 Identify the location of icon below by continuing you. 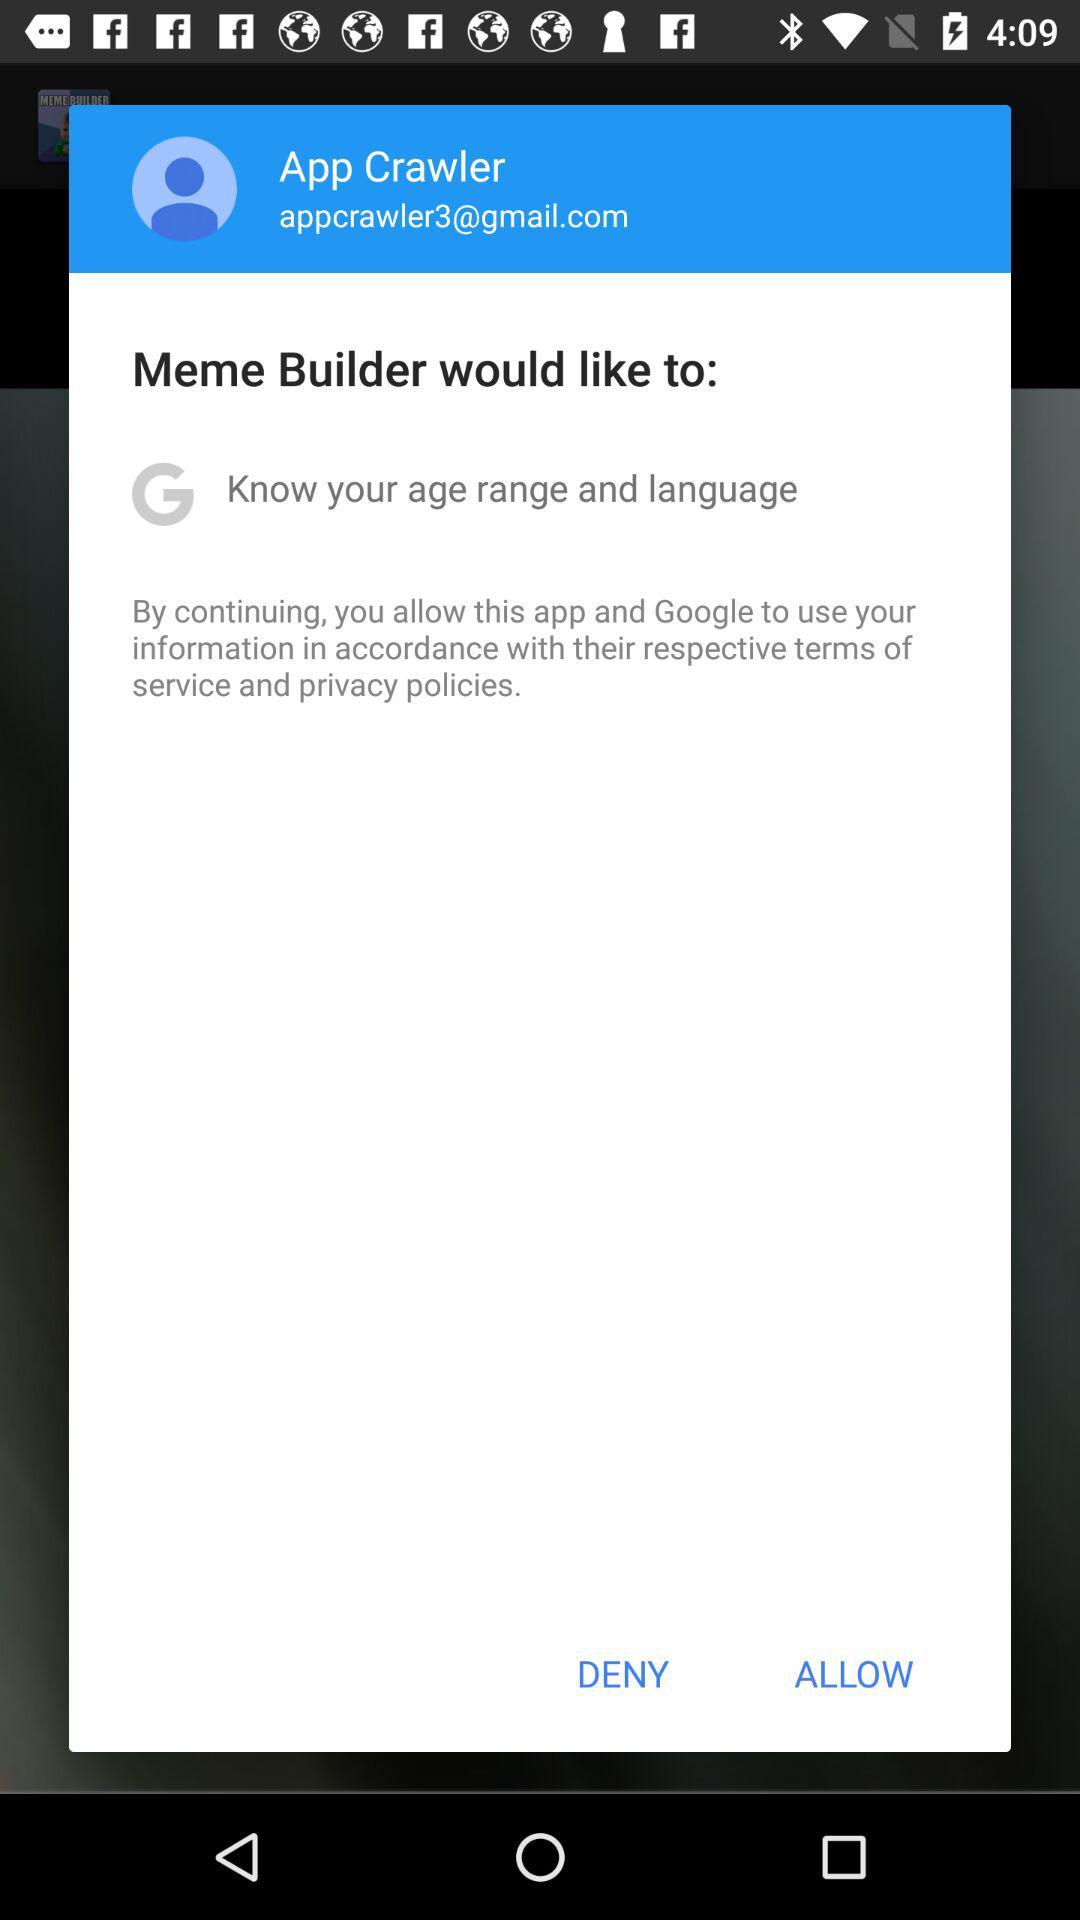
(621, 1673).